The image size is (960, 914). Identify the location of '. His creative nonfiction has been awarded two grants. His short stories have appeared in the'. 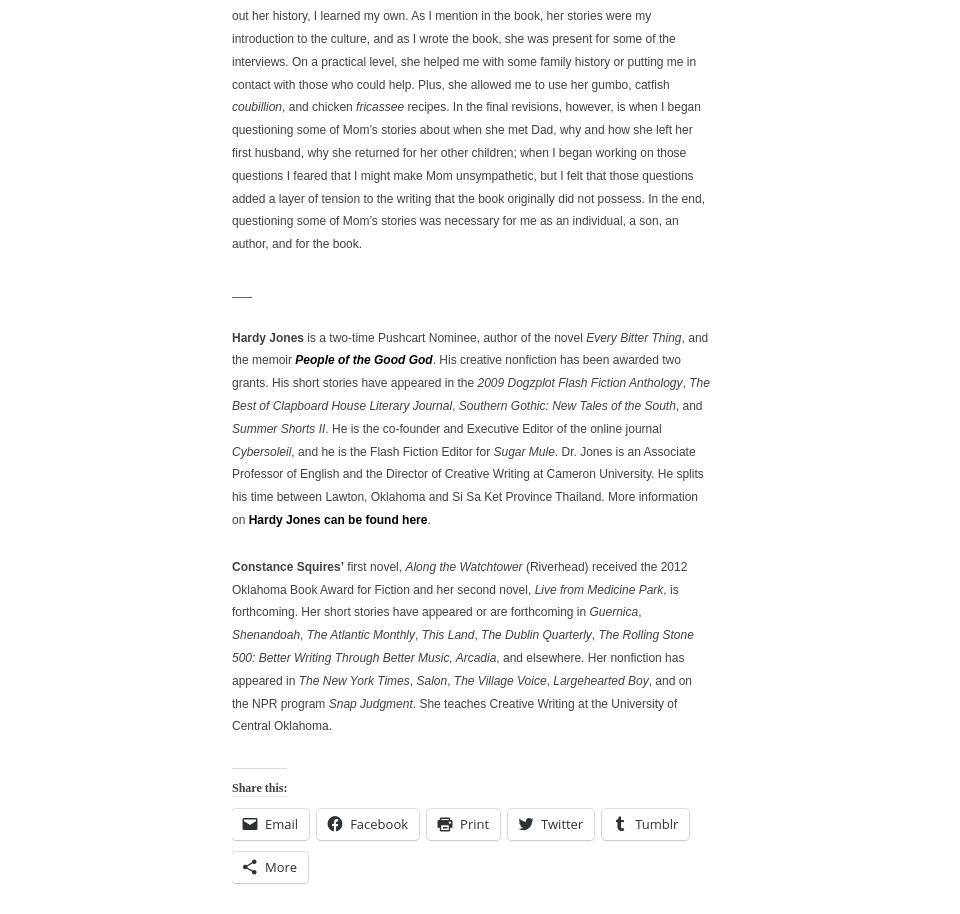
(456, 371).